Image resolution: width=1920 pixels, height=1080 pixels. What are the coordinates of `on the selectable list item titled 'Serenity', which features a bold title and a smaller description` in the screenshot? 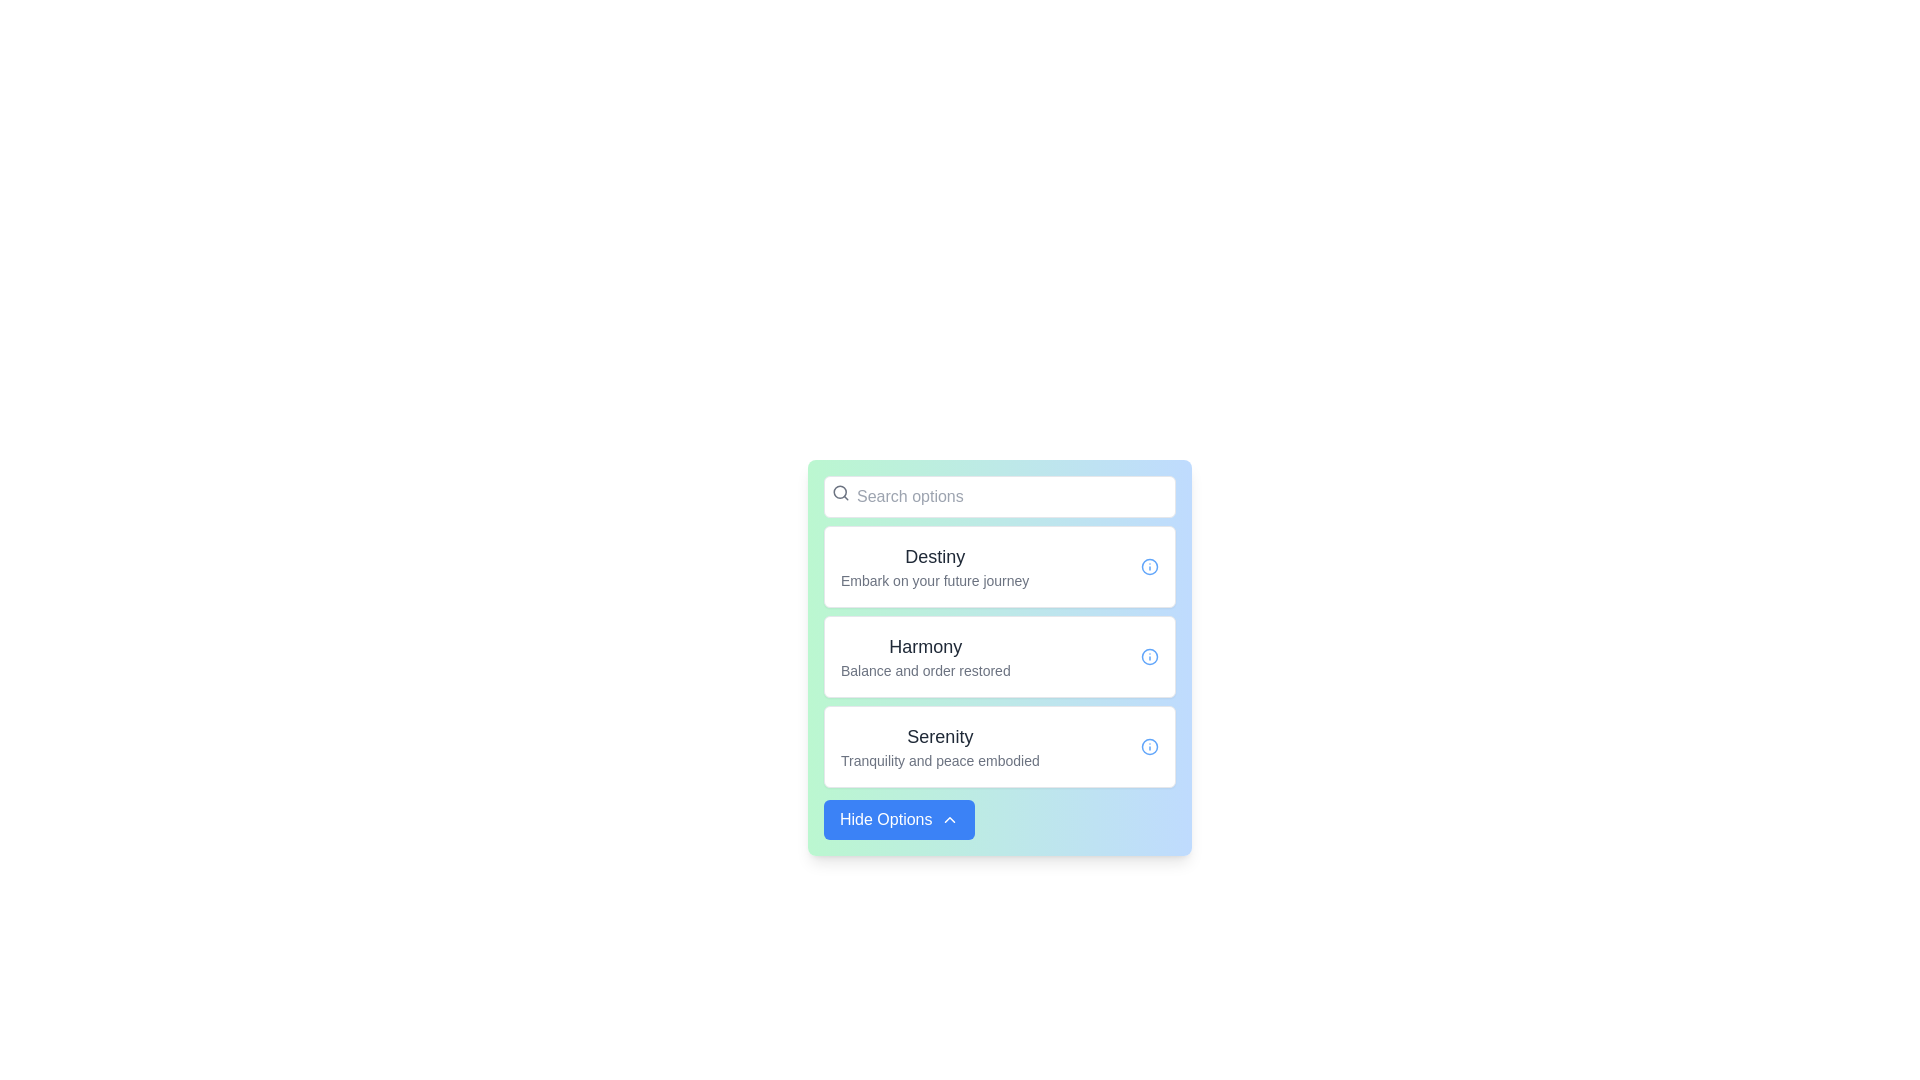 It's located at (999, 747).